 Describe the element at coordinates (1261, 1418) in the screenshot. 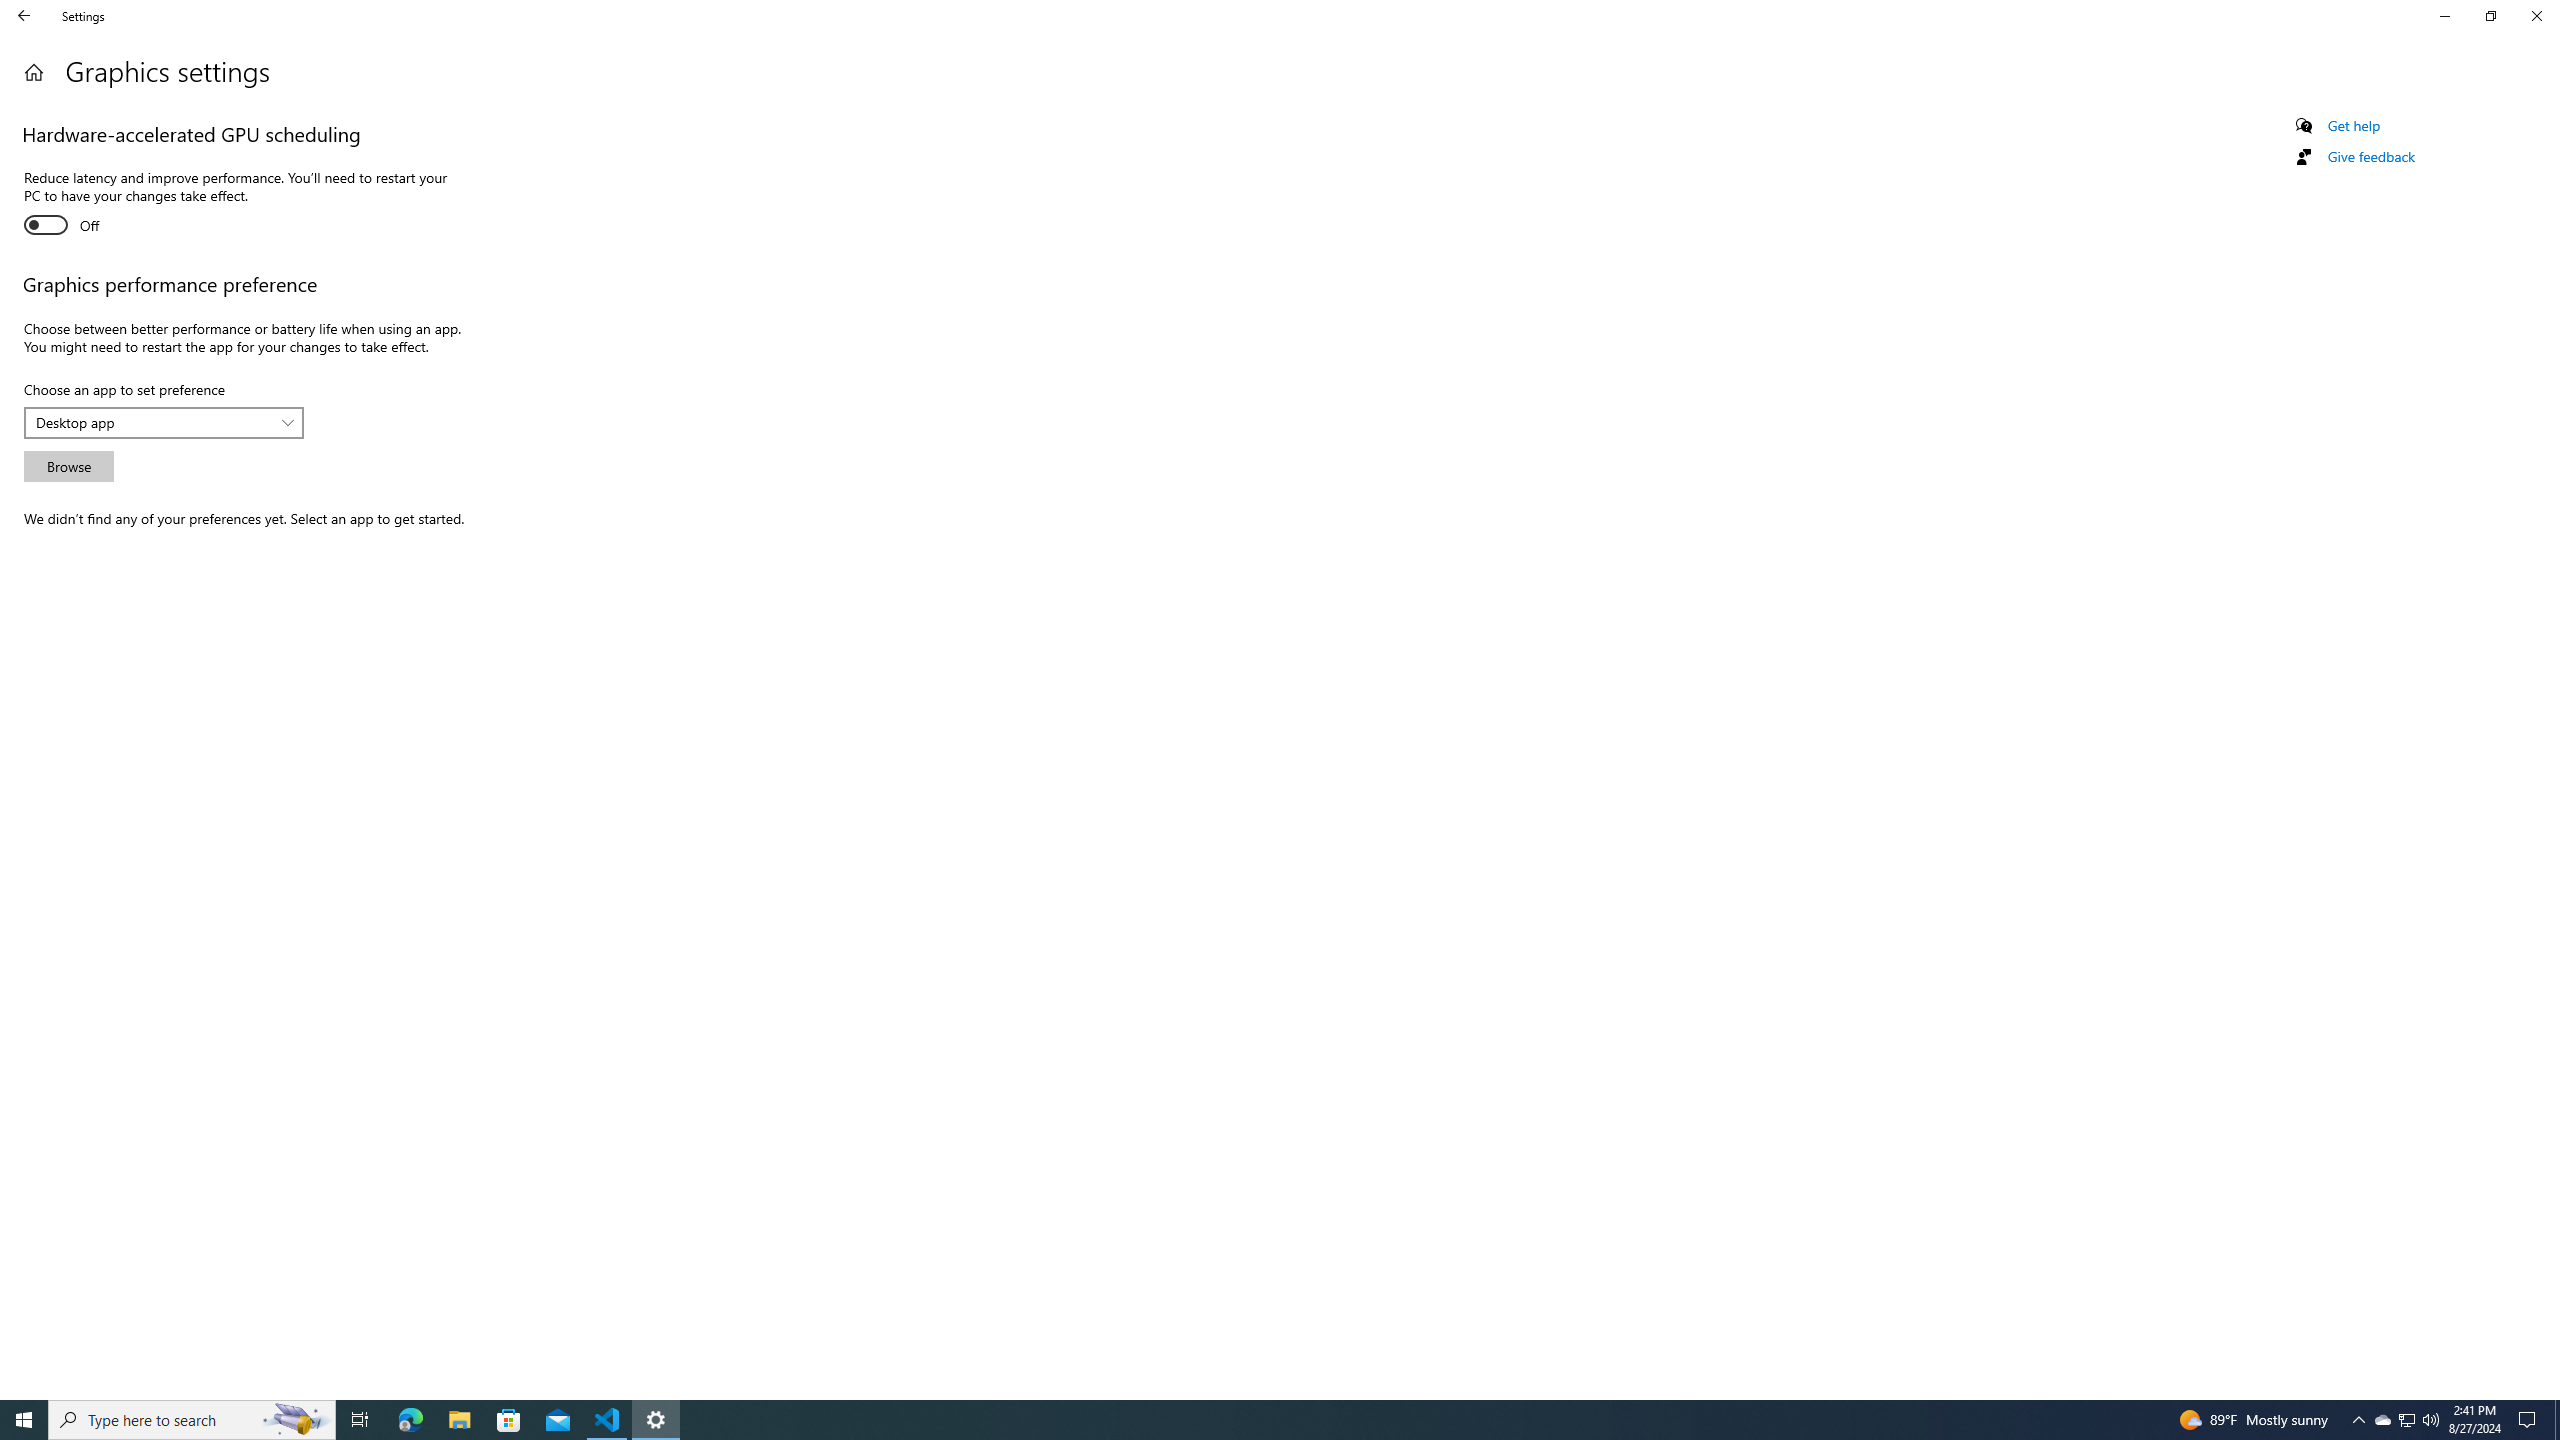

I see `'Running applications'` at that location.